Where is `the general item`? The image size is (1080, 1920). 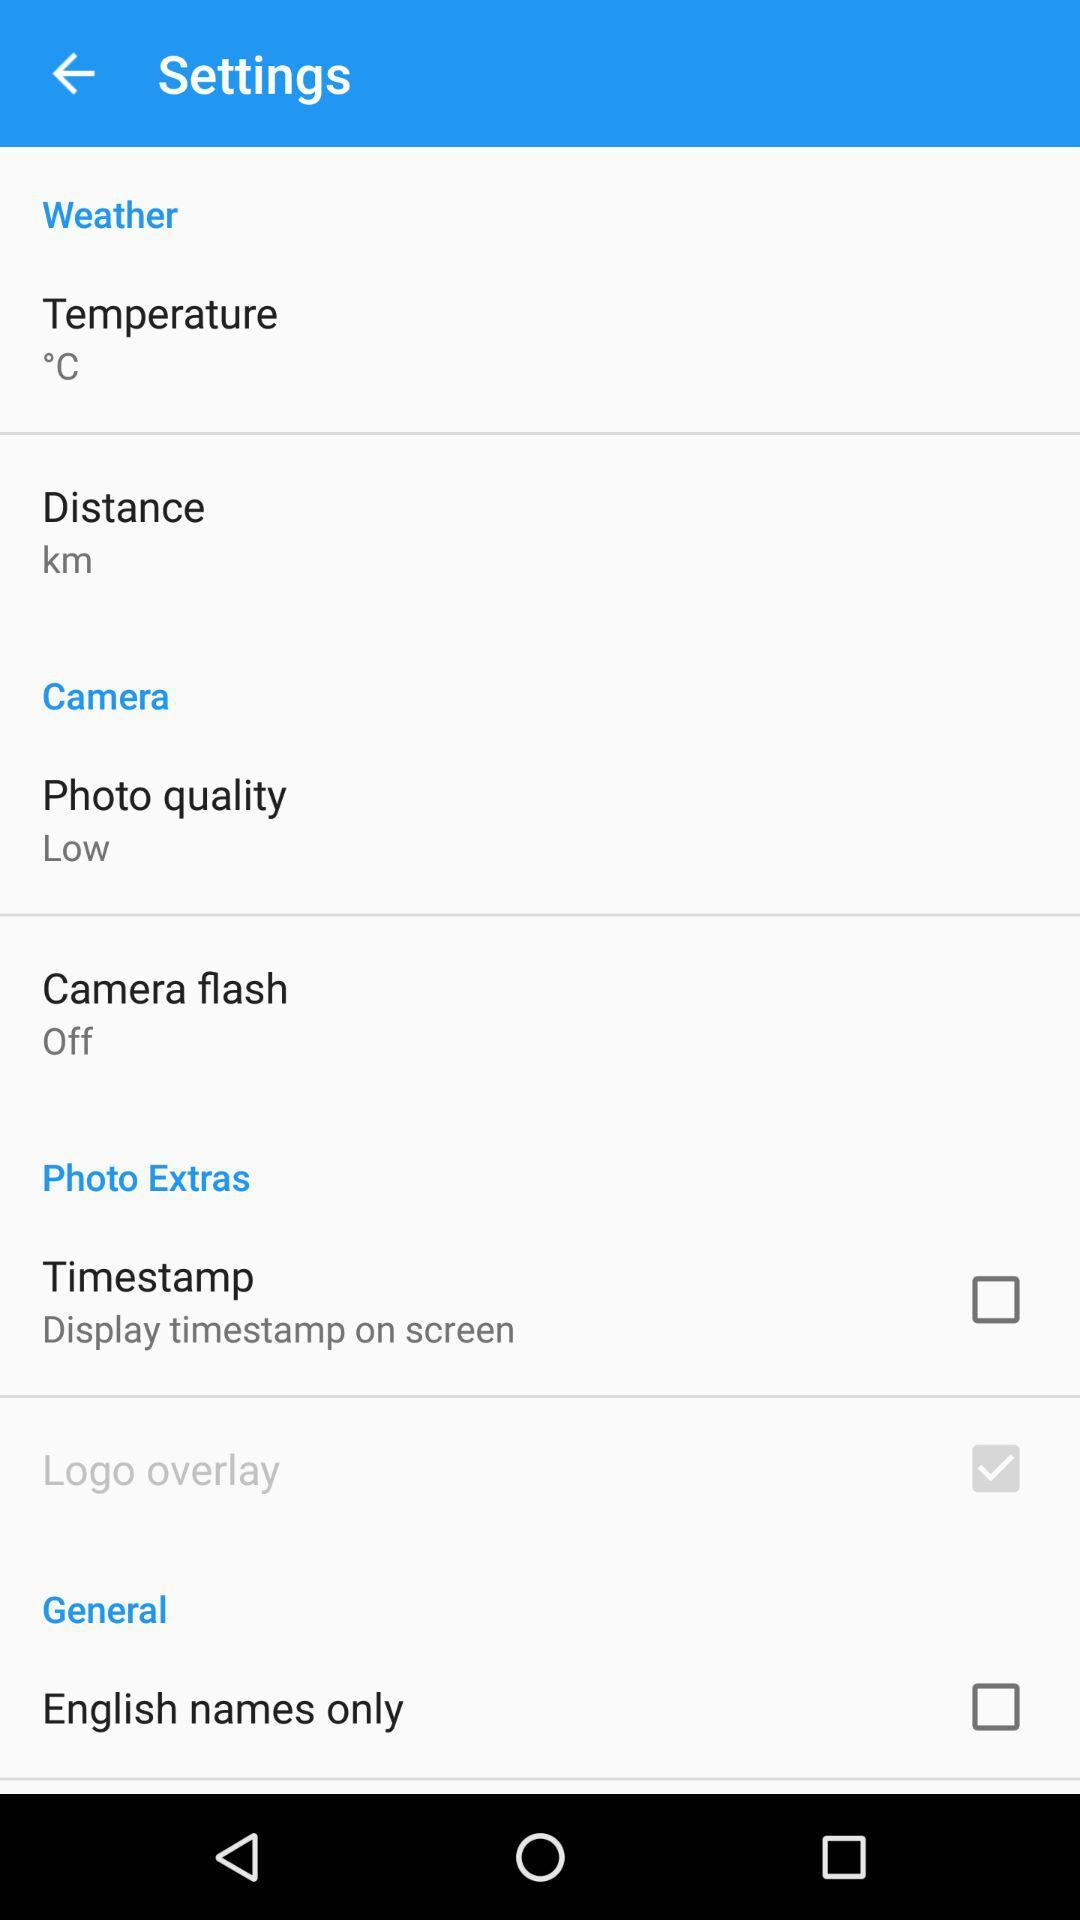 the general item is located at coordinates (540, 1586).